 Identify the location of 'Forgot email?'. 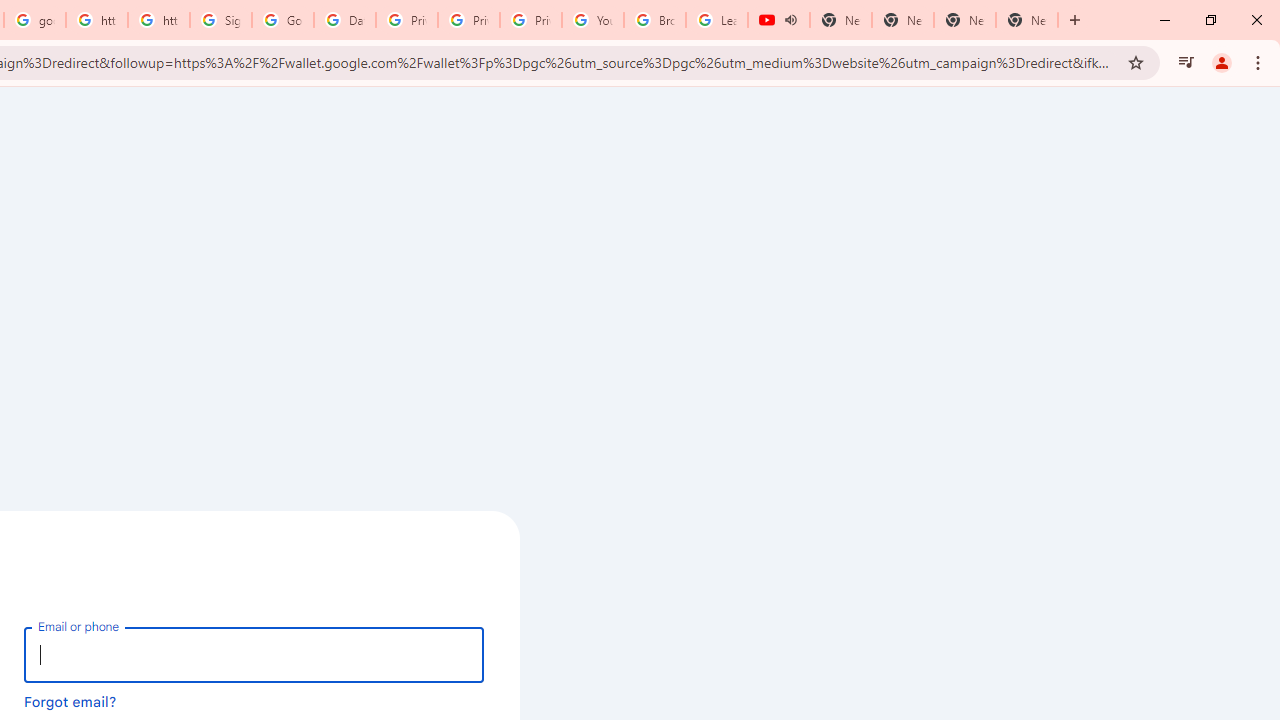
(70, 700).